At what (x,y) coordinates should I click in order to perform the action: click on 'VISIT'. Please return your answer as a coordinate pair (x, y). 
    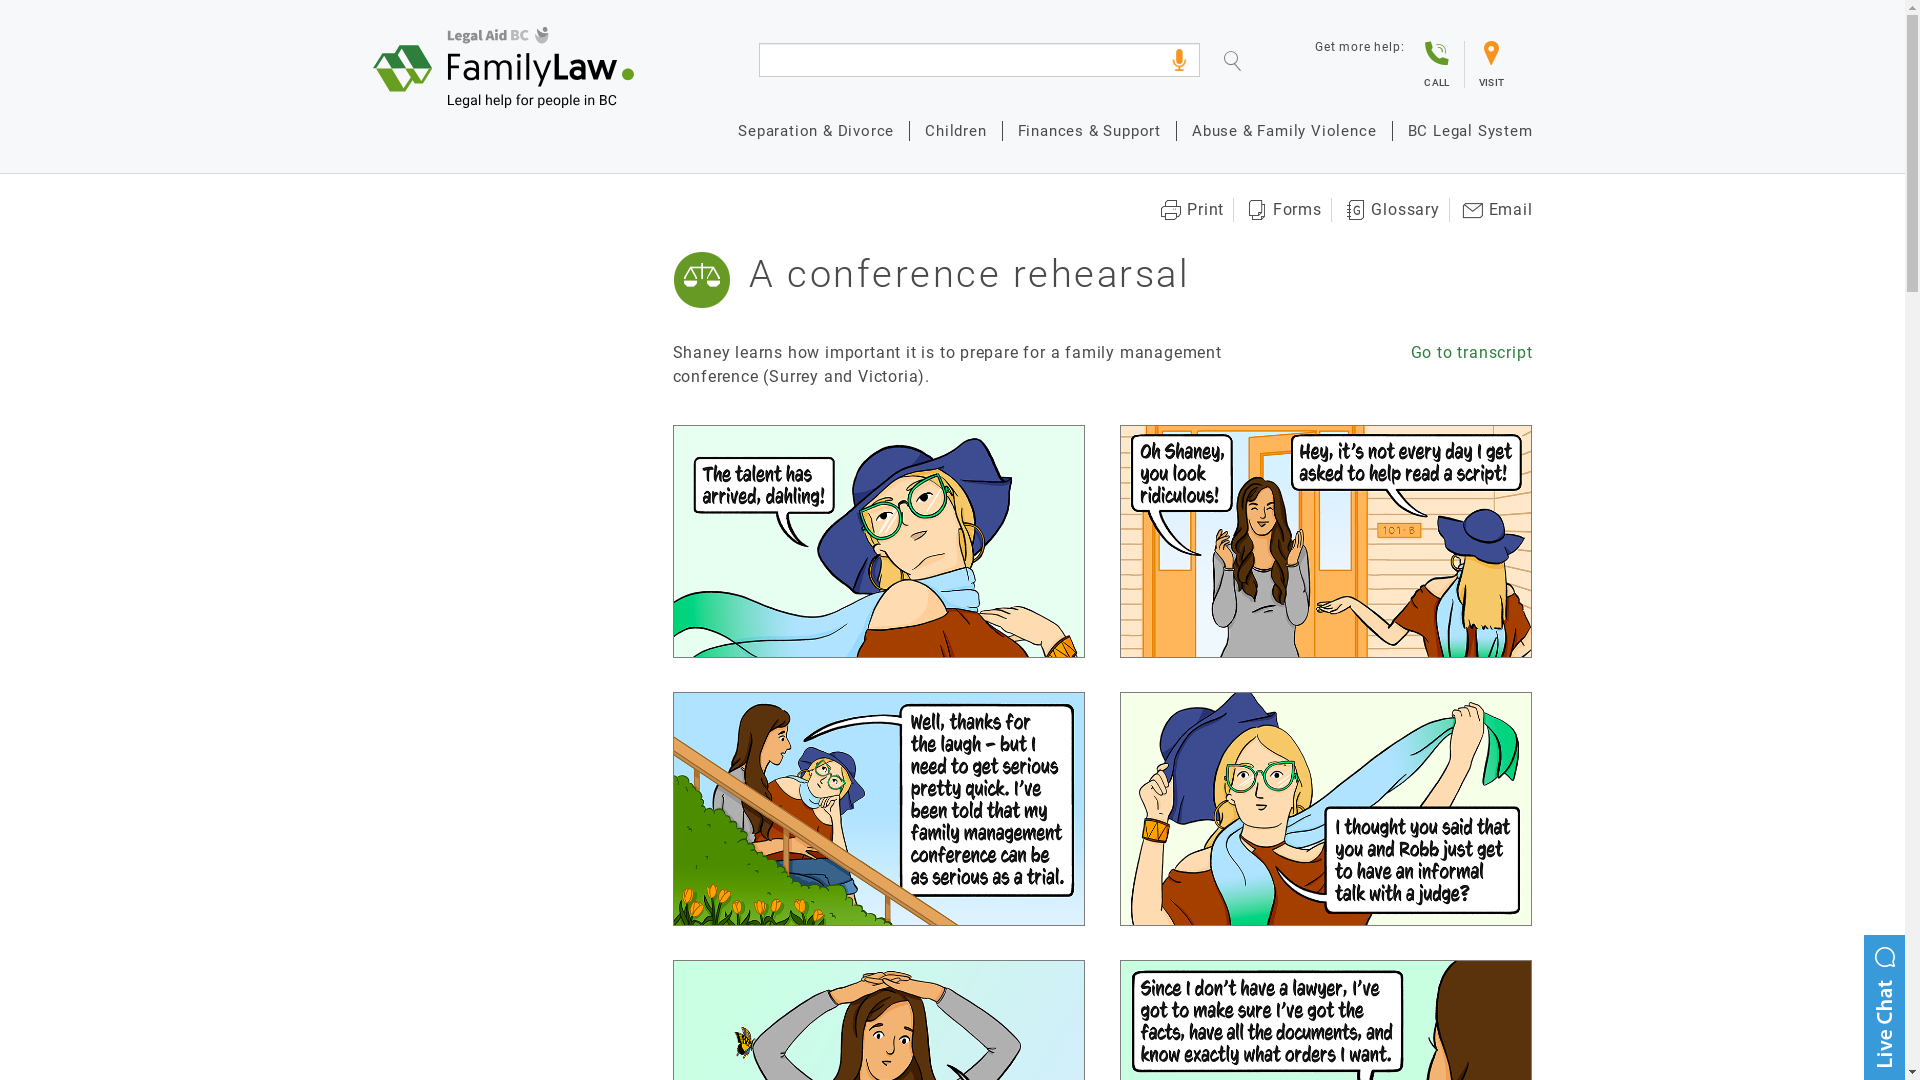
    Looking at the image, I should click on (1491, 62).